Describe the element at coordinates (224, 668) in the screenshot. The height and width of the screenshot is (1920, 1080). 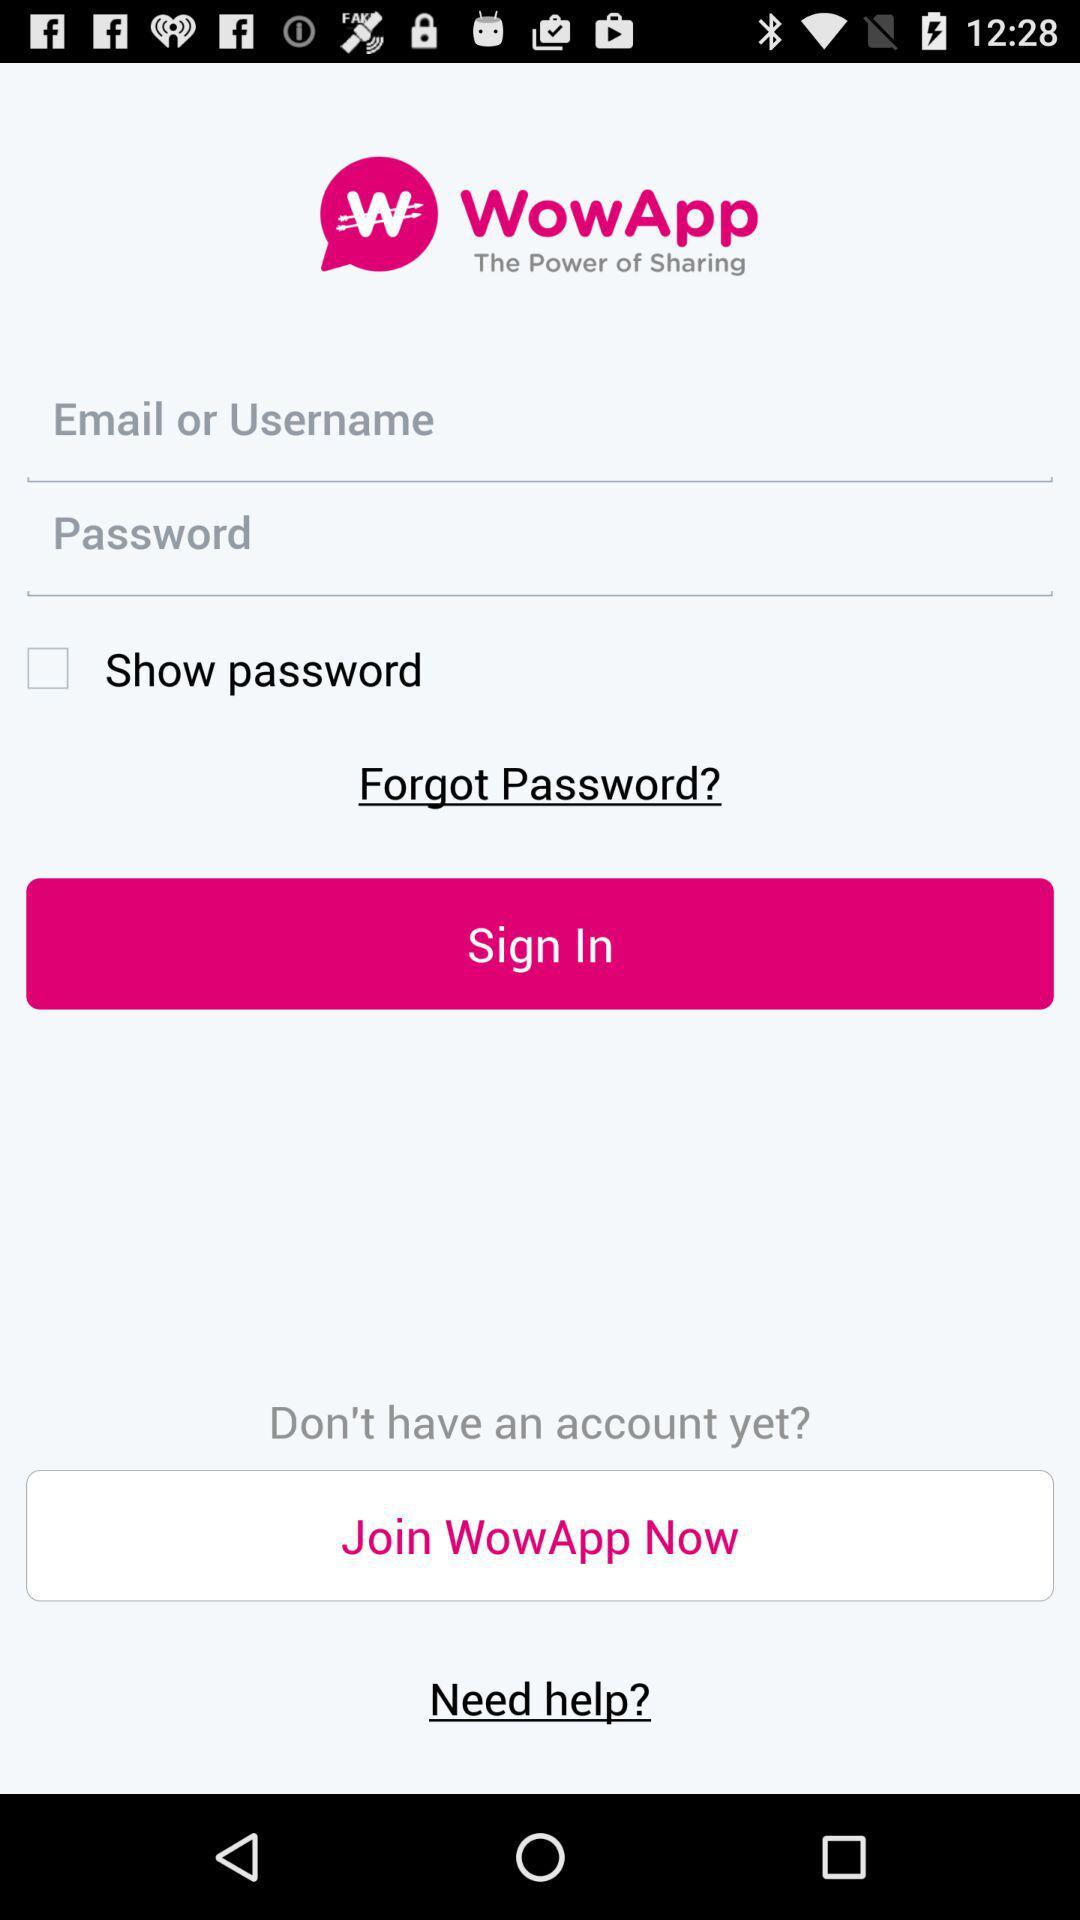
I see `the icon above the forgot password? item` at that location.